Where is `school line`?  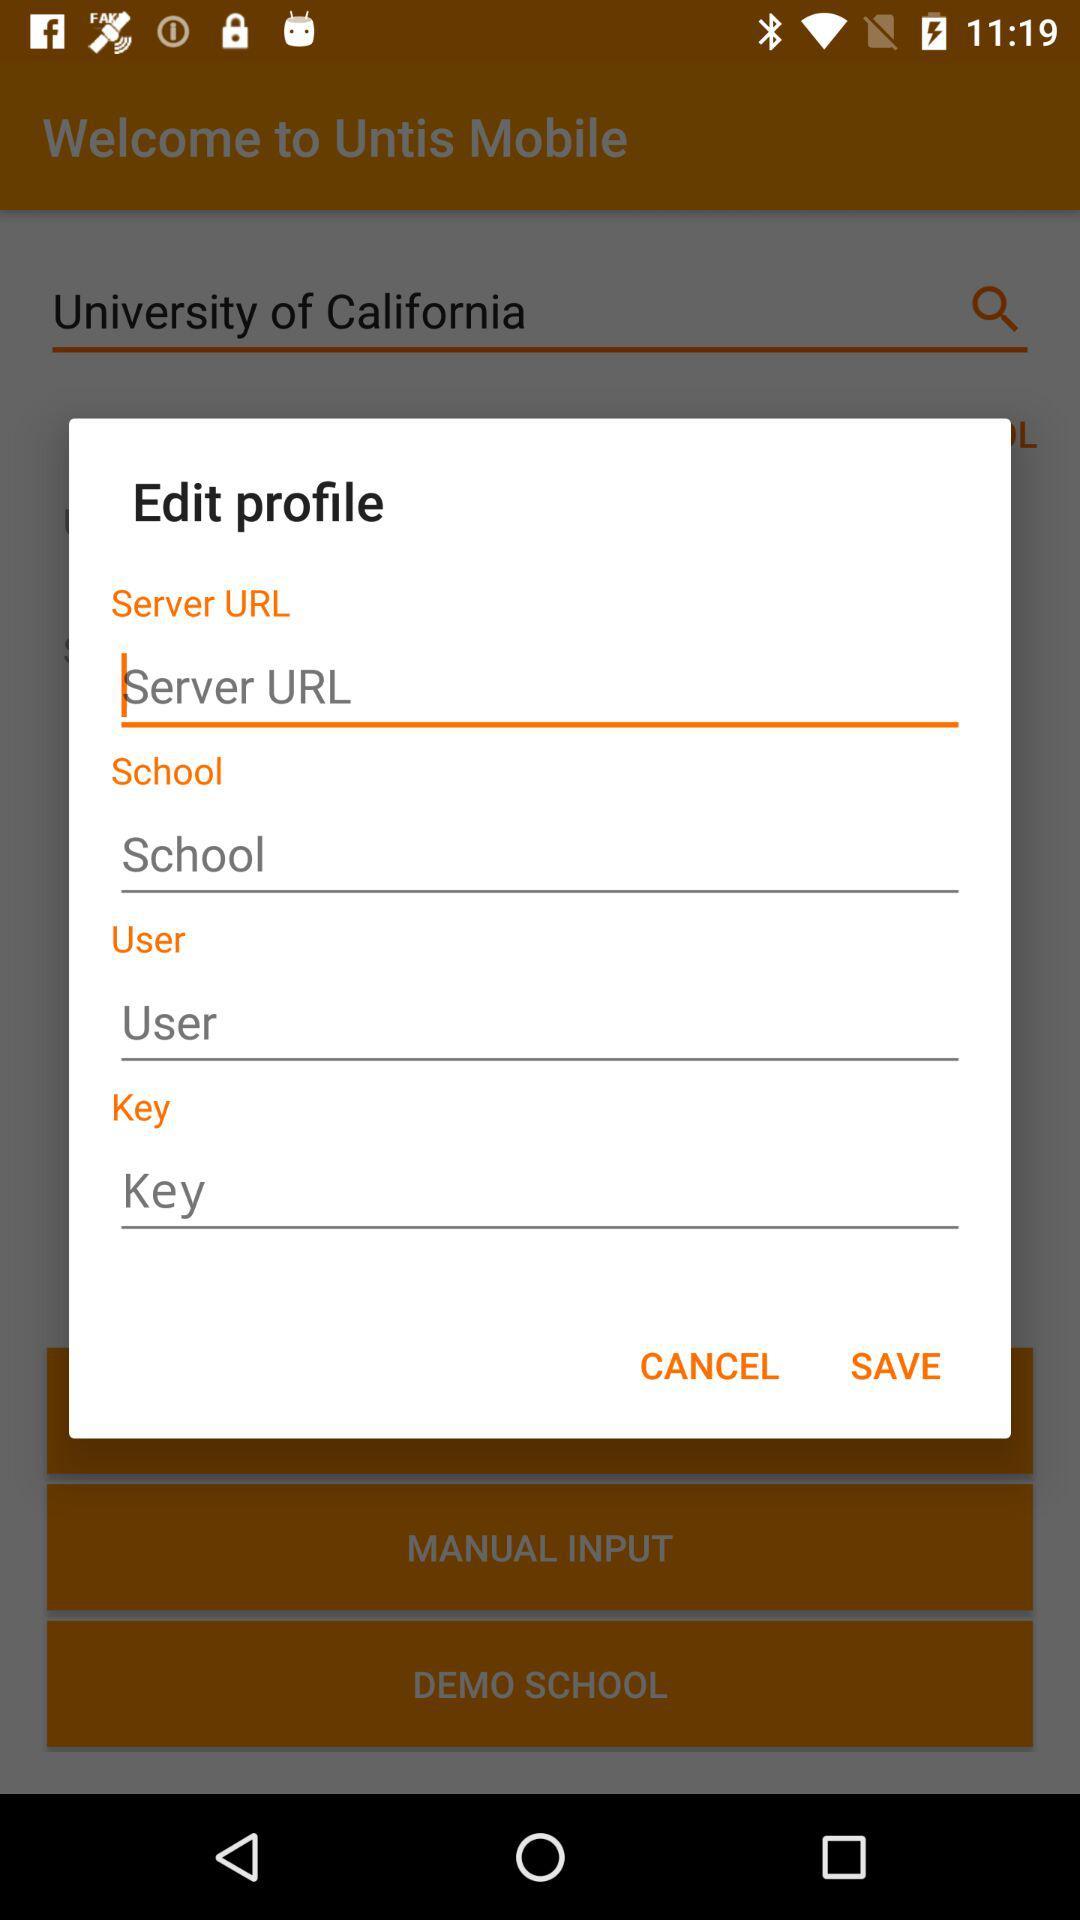
school line is located at coordinates (540, 854).